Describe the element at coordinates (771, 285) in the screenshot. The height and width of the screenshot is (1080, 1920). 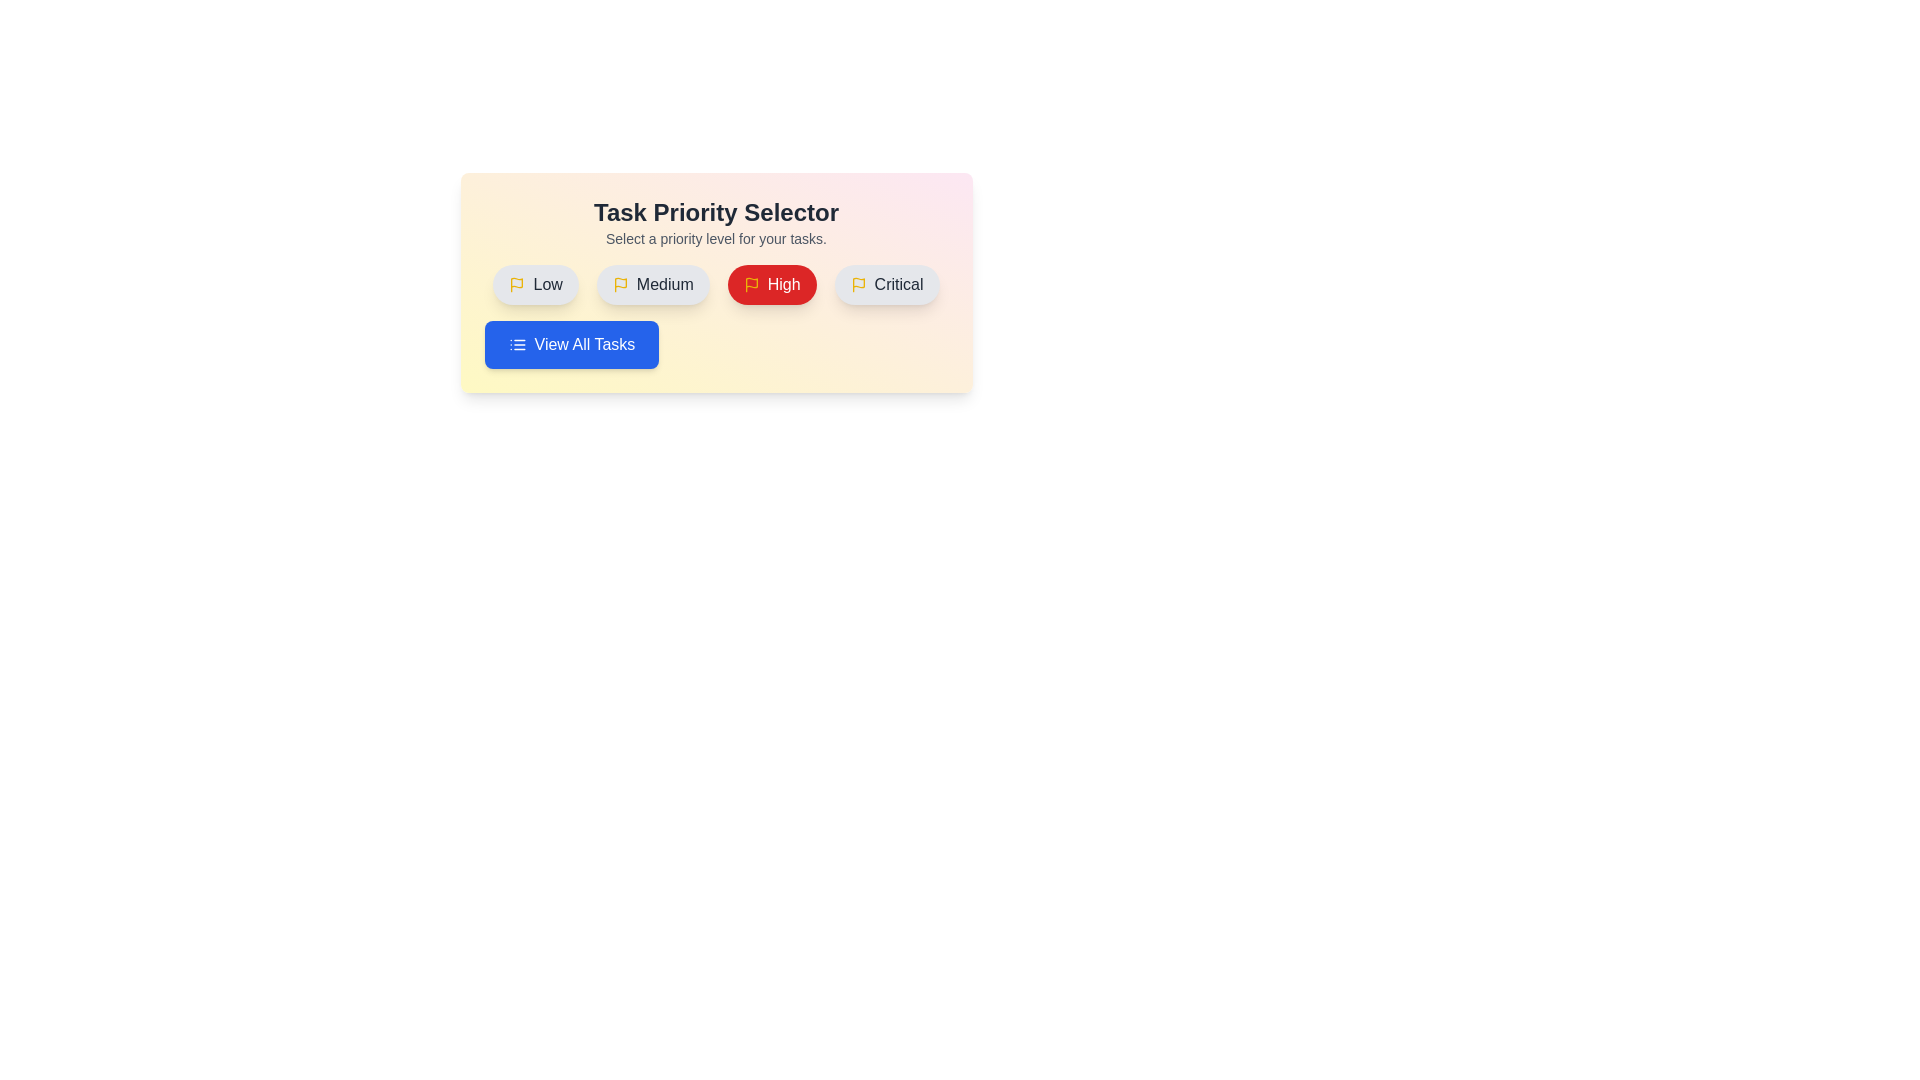
I see `the button corresponding to the priority level High` at that location.